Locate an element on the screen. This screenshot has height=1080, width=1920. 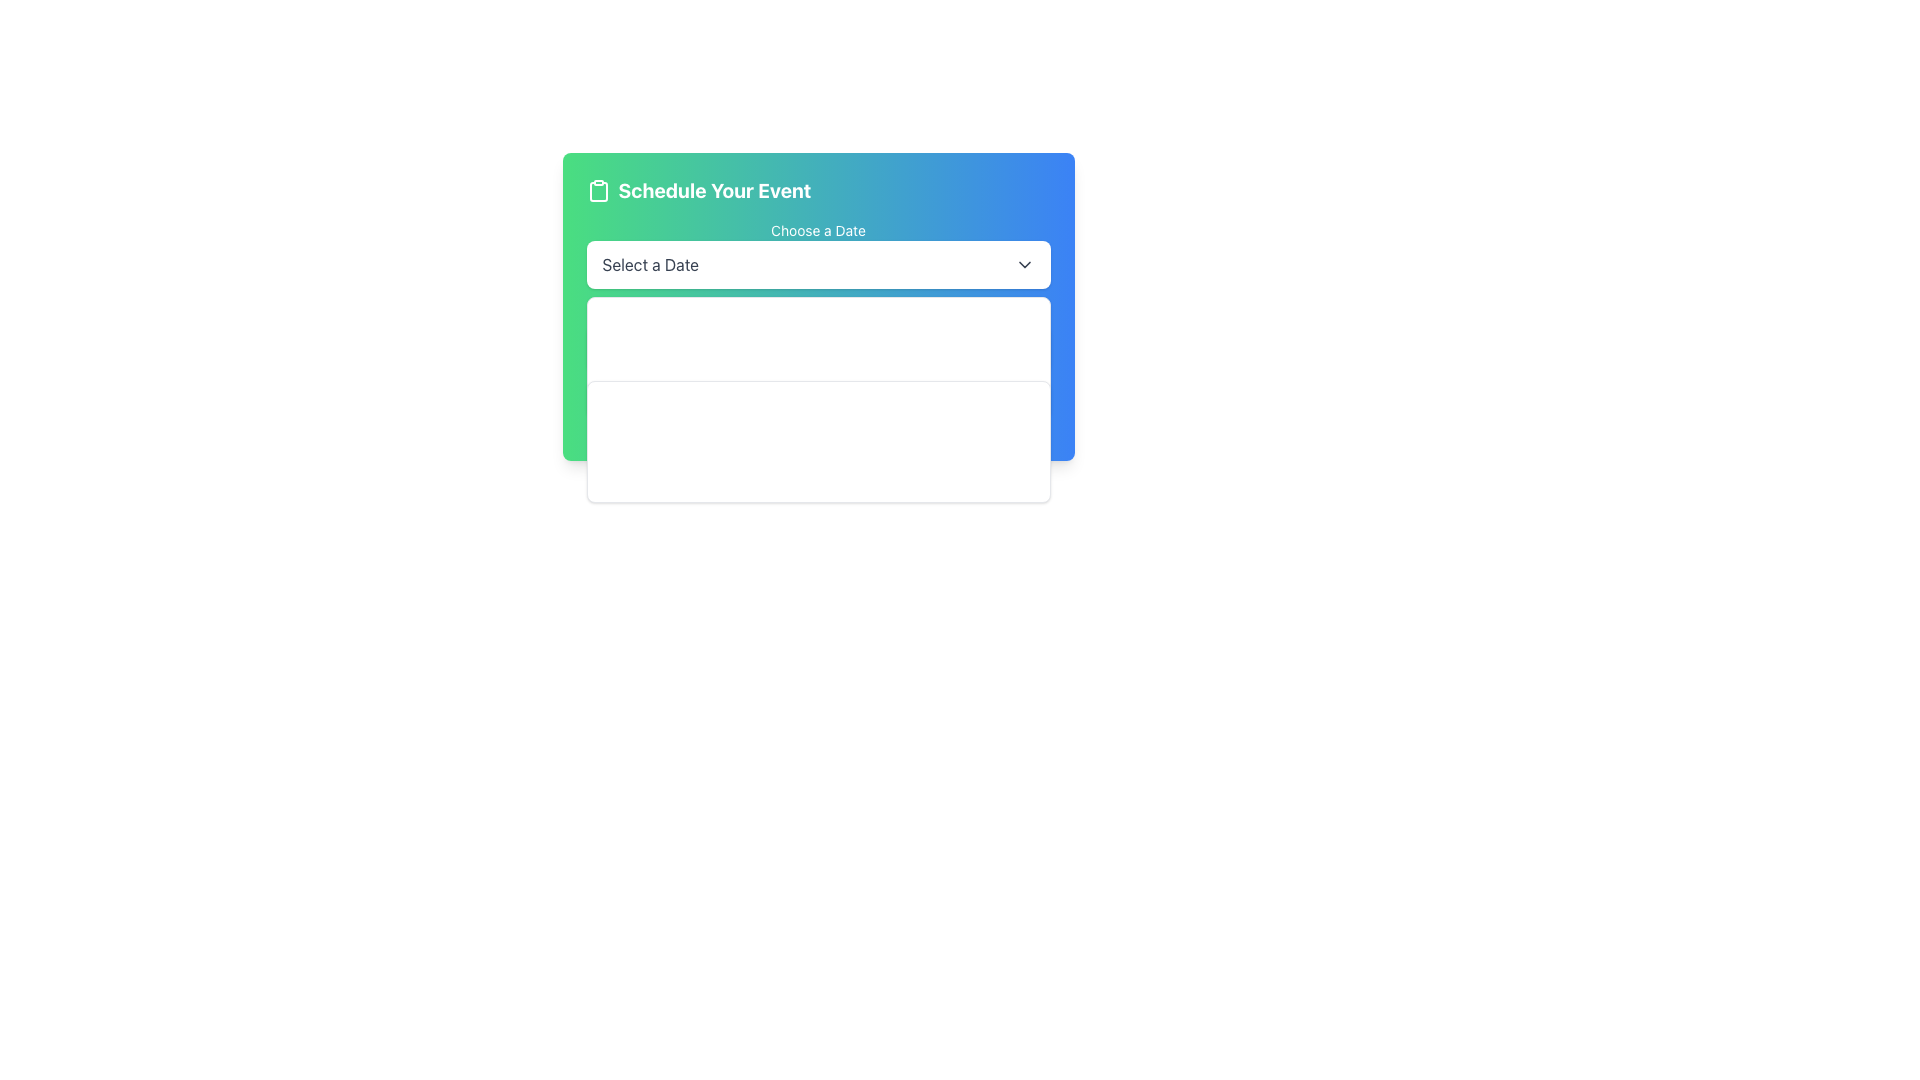
the chevron-down icon indicating the dropdown for 'Select a Date' is located at coordinates (1024, 264).